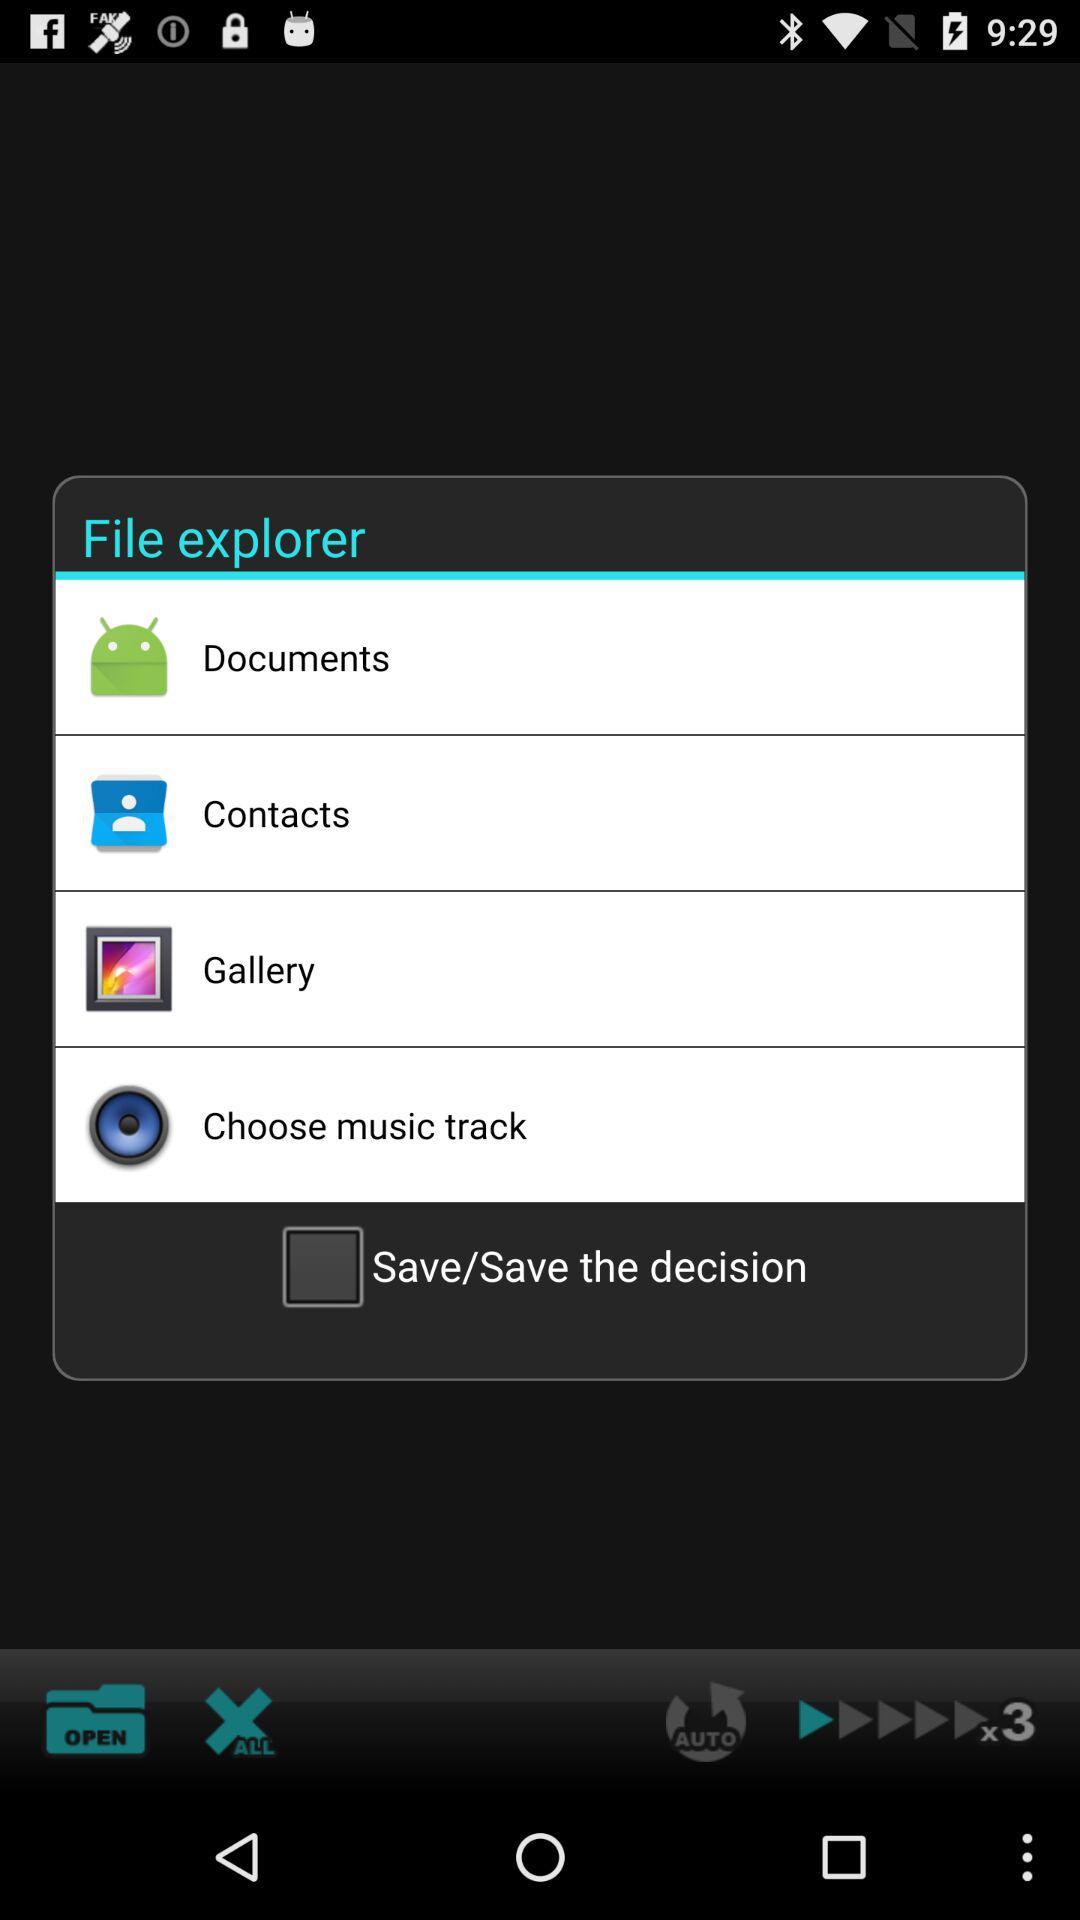 This screenshot has width=1080, height=1920. What do you see at coordinates (586, 1124) in the screenshot?
I see `choose music track item` at bounding box center [586, 1124].